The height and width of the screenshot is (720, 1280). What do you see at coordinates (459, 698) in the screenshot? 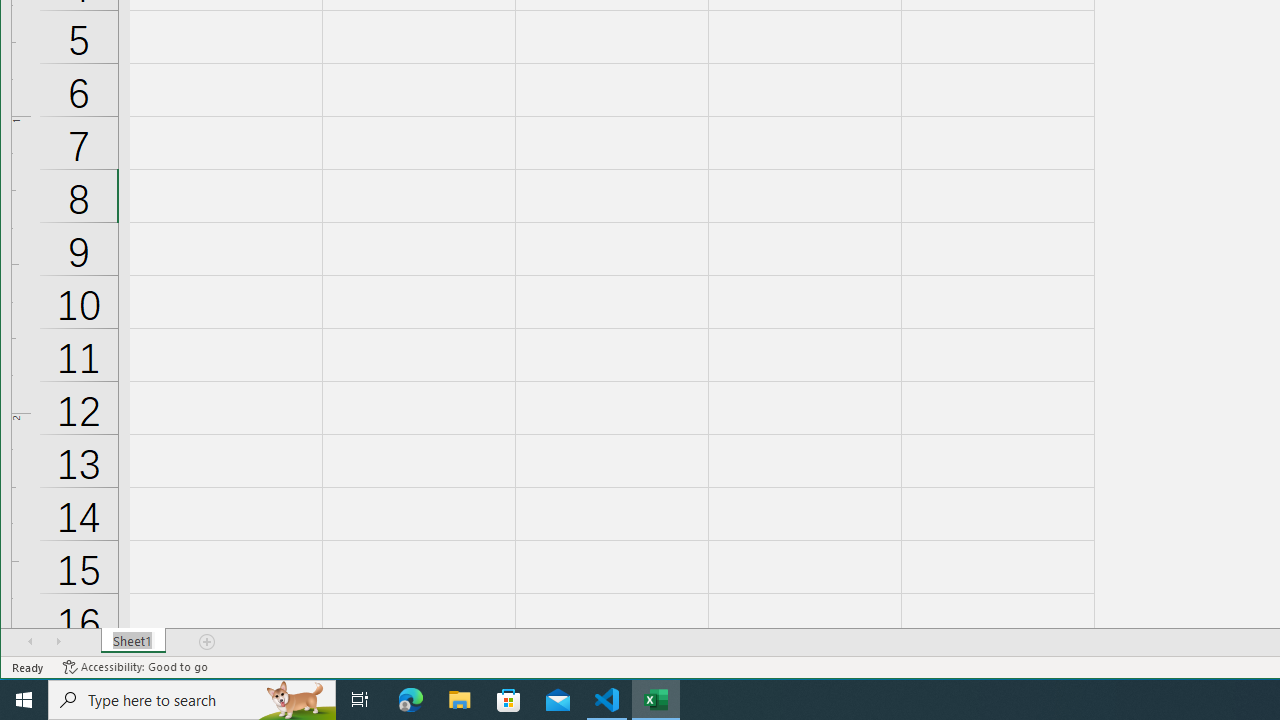
I see `'File Explorer'` at bounding box center [459, 698].